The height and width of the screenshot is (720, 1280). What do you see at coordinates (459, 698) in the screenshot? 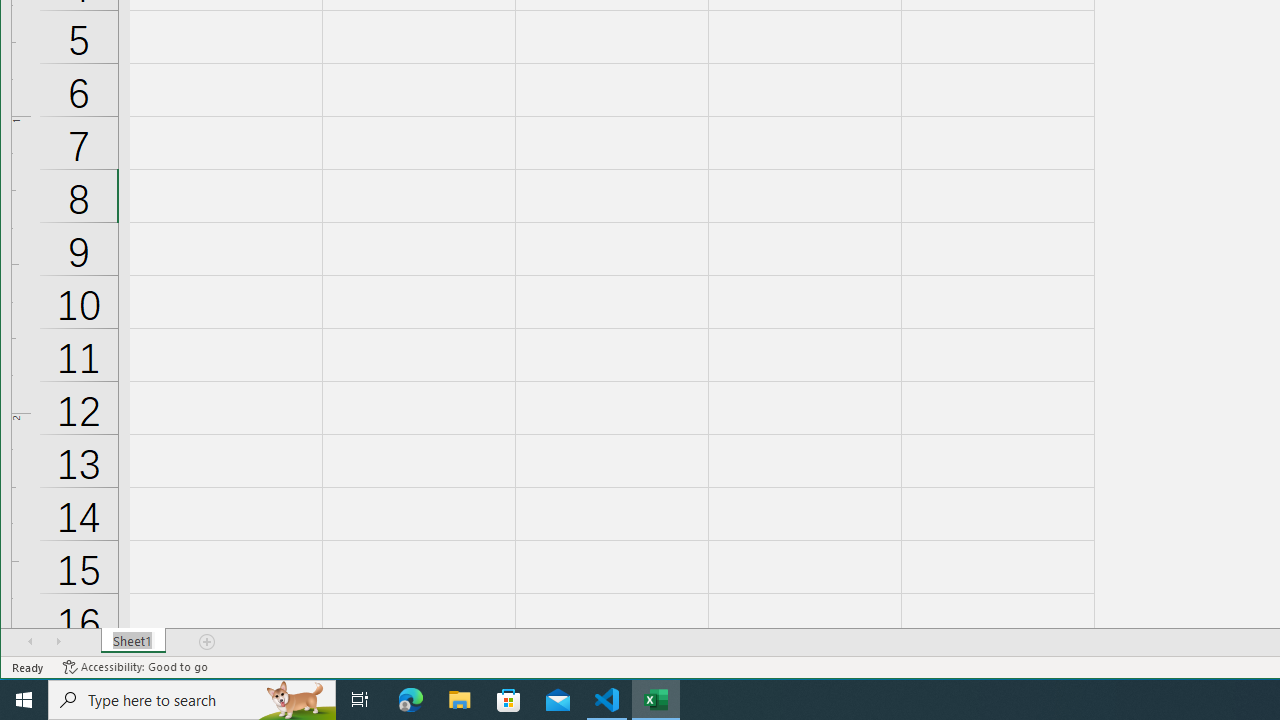
I see `'File Explorer'` at bounding box center [459, 698].